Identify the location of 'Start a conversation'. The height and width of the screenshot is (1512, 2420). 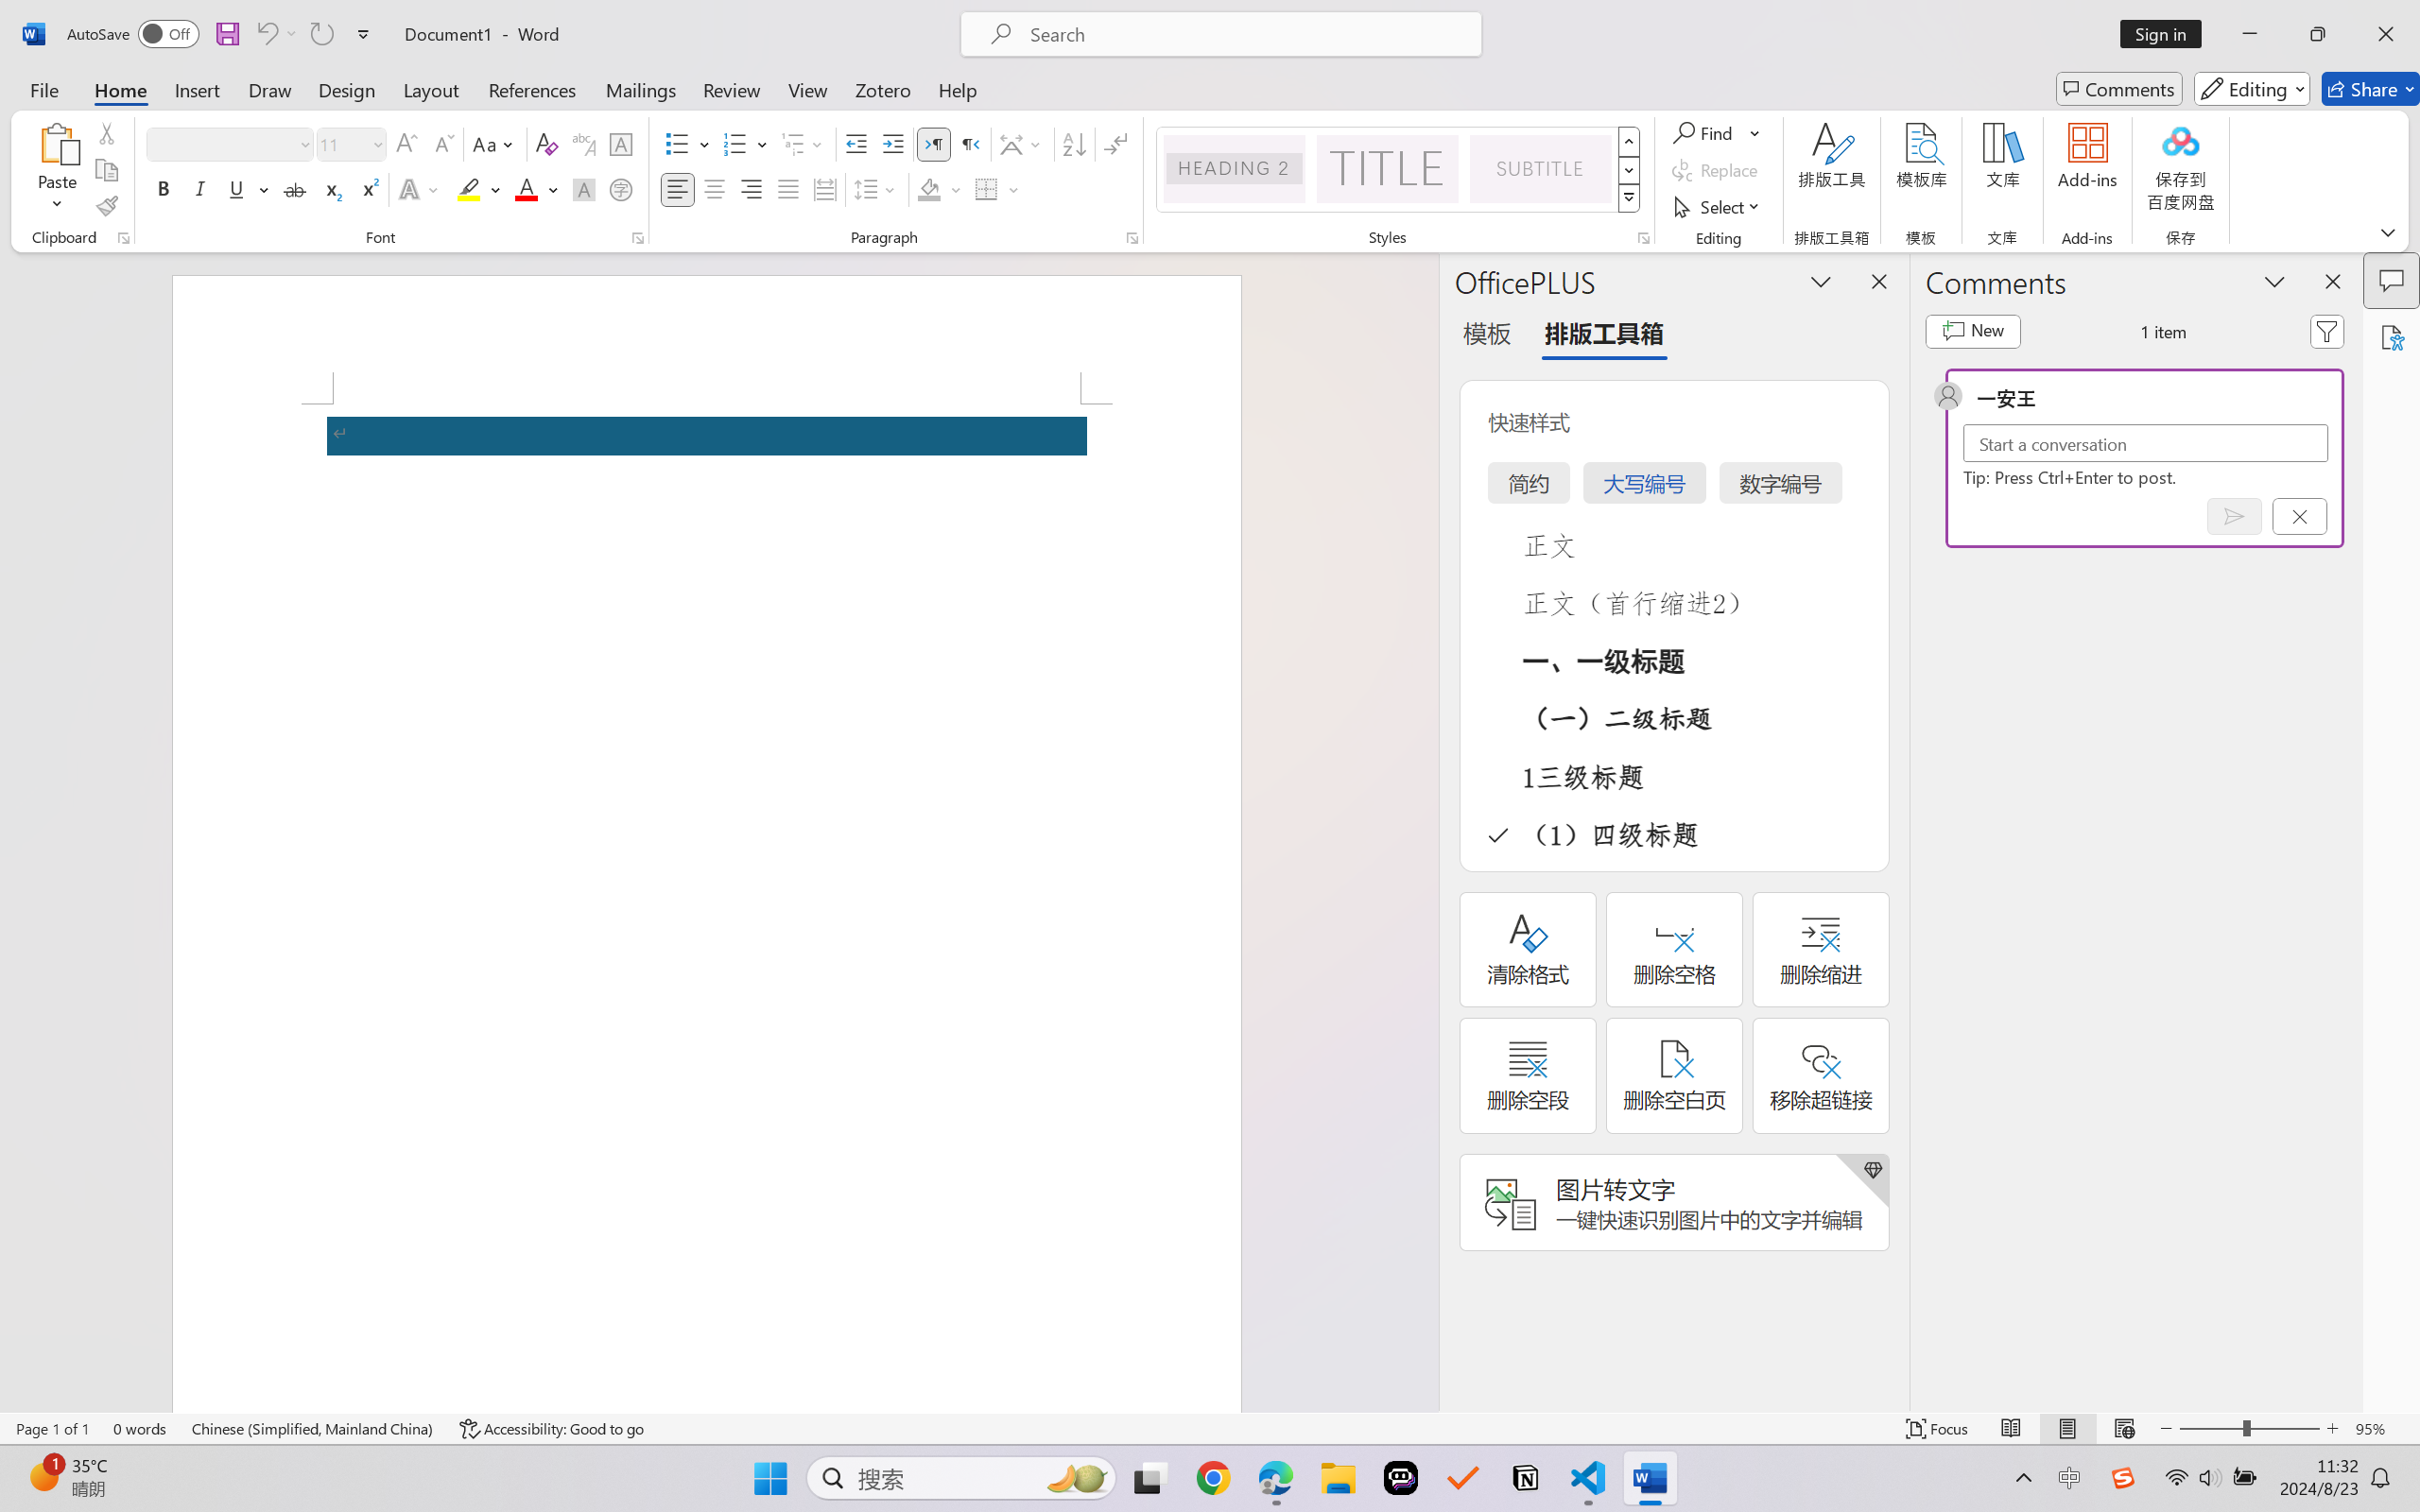
(2145, 442).